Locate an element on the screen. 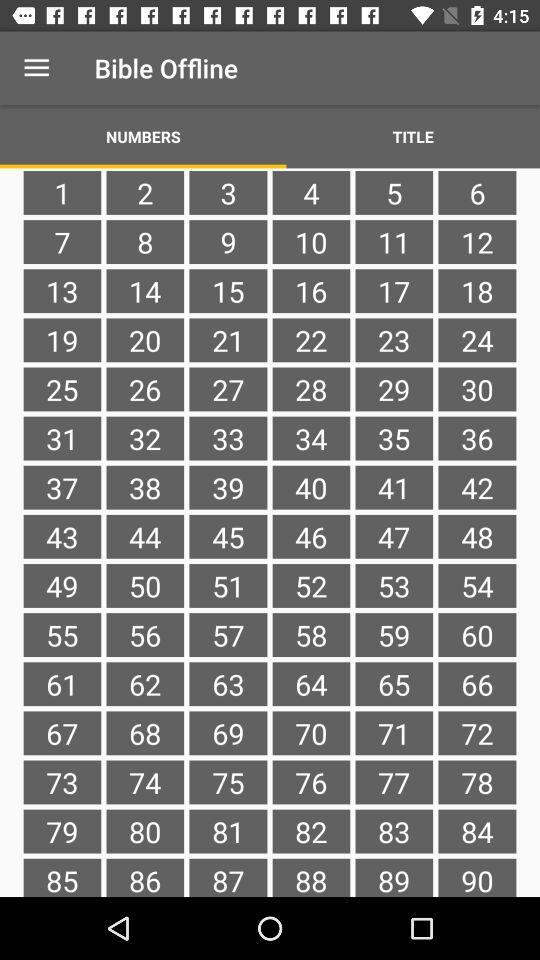 This screenshot has width=540, height=960. item next to the 59 item is located at coordinates (476, 684).